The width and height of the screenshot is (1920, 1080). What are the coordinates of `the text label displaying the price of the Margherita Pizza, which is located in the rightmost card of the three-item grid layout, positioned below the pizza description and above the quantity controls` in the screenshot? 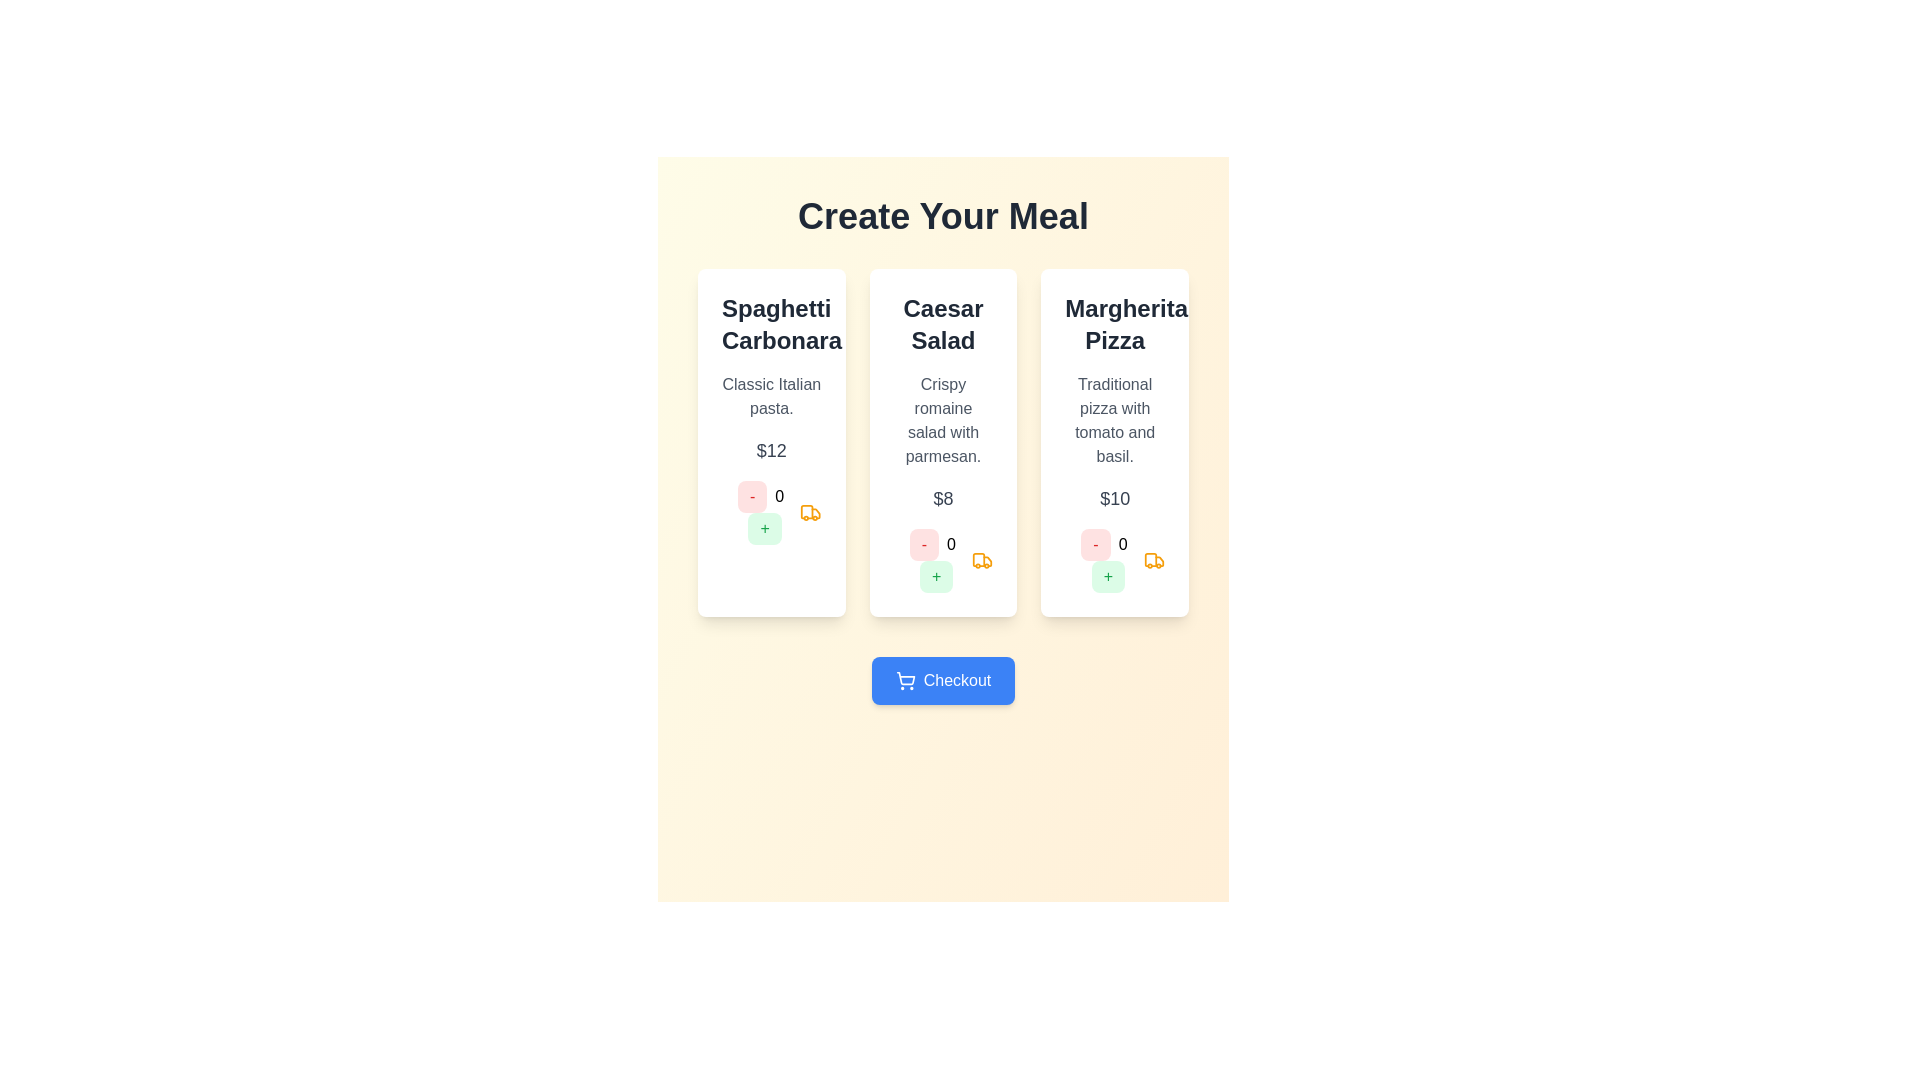 It's located at (1114, 497).